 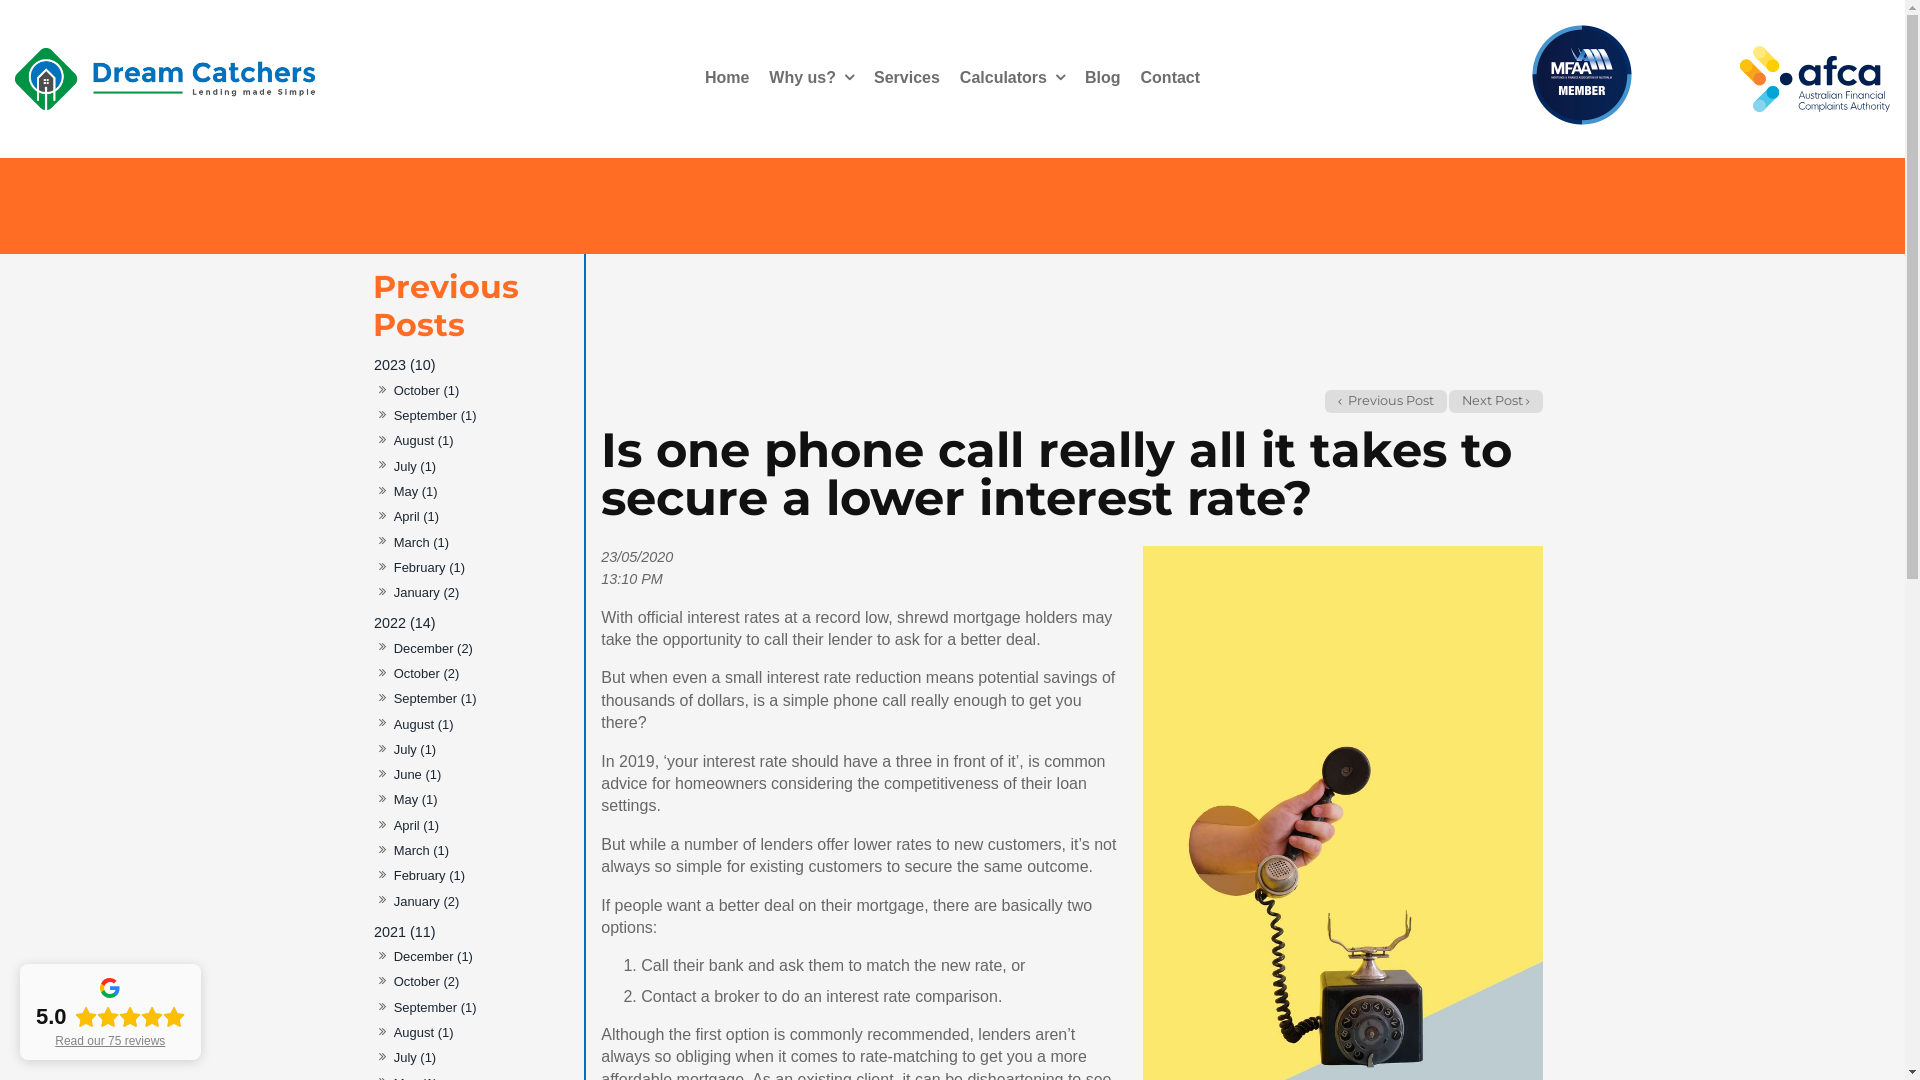 I want to click on 'Calculators', so click(x=1012, y=77).